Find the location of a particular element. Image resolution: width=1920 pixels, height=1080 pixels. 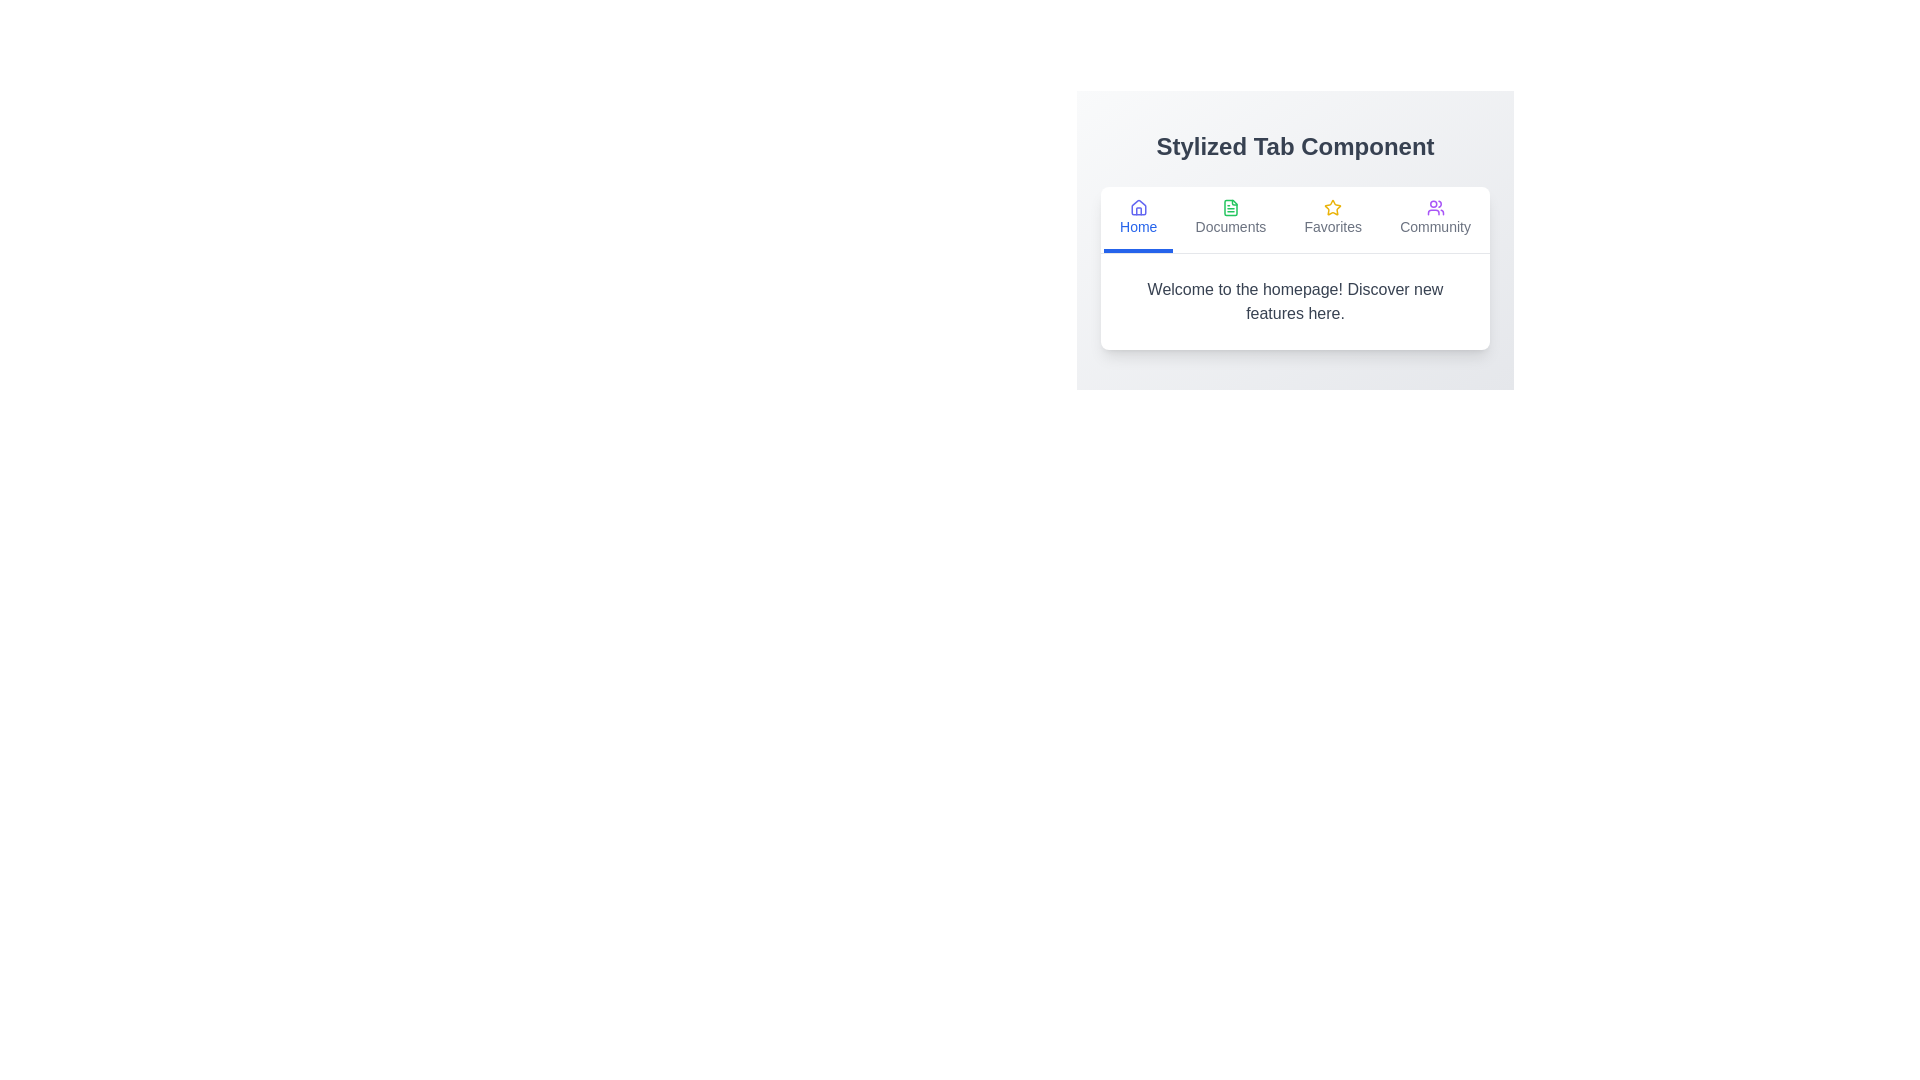

the 'Home' navigation tab button located at the leftmost side of the horizontal navigation bar is located at coordinates (1138, 219).